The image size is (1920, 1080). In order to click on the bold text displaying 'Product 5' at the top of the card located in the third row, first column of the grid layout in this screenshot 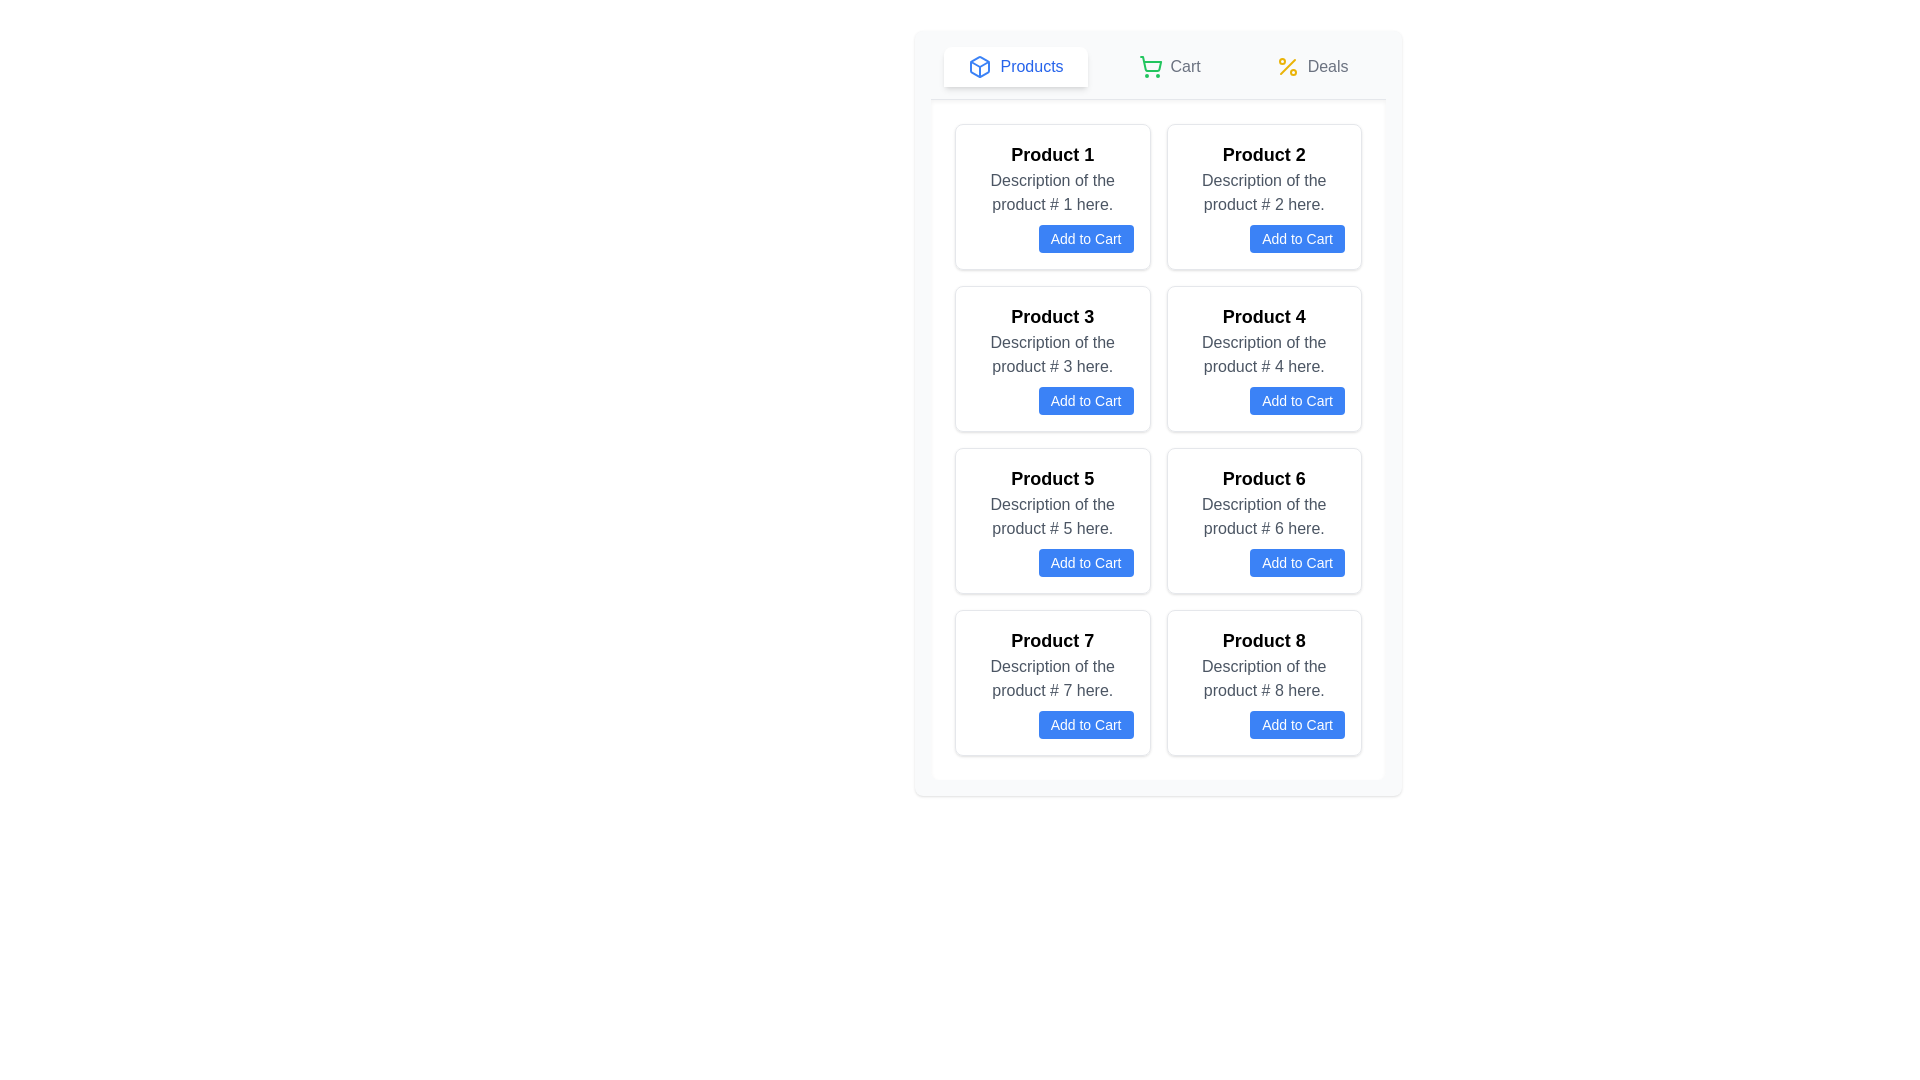, I will do `click(1051, 478)`.